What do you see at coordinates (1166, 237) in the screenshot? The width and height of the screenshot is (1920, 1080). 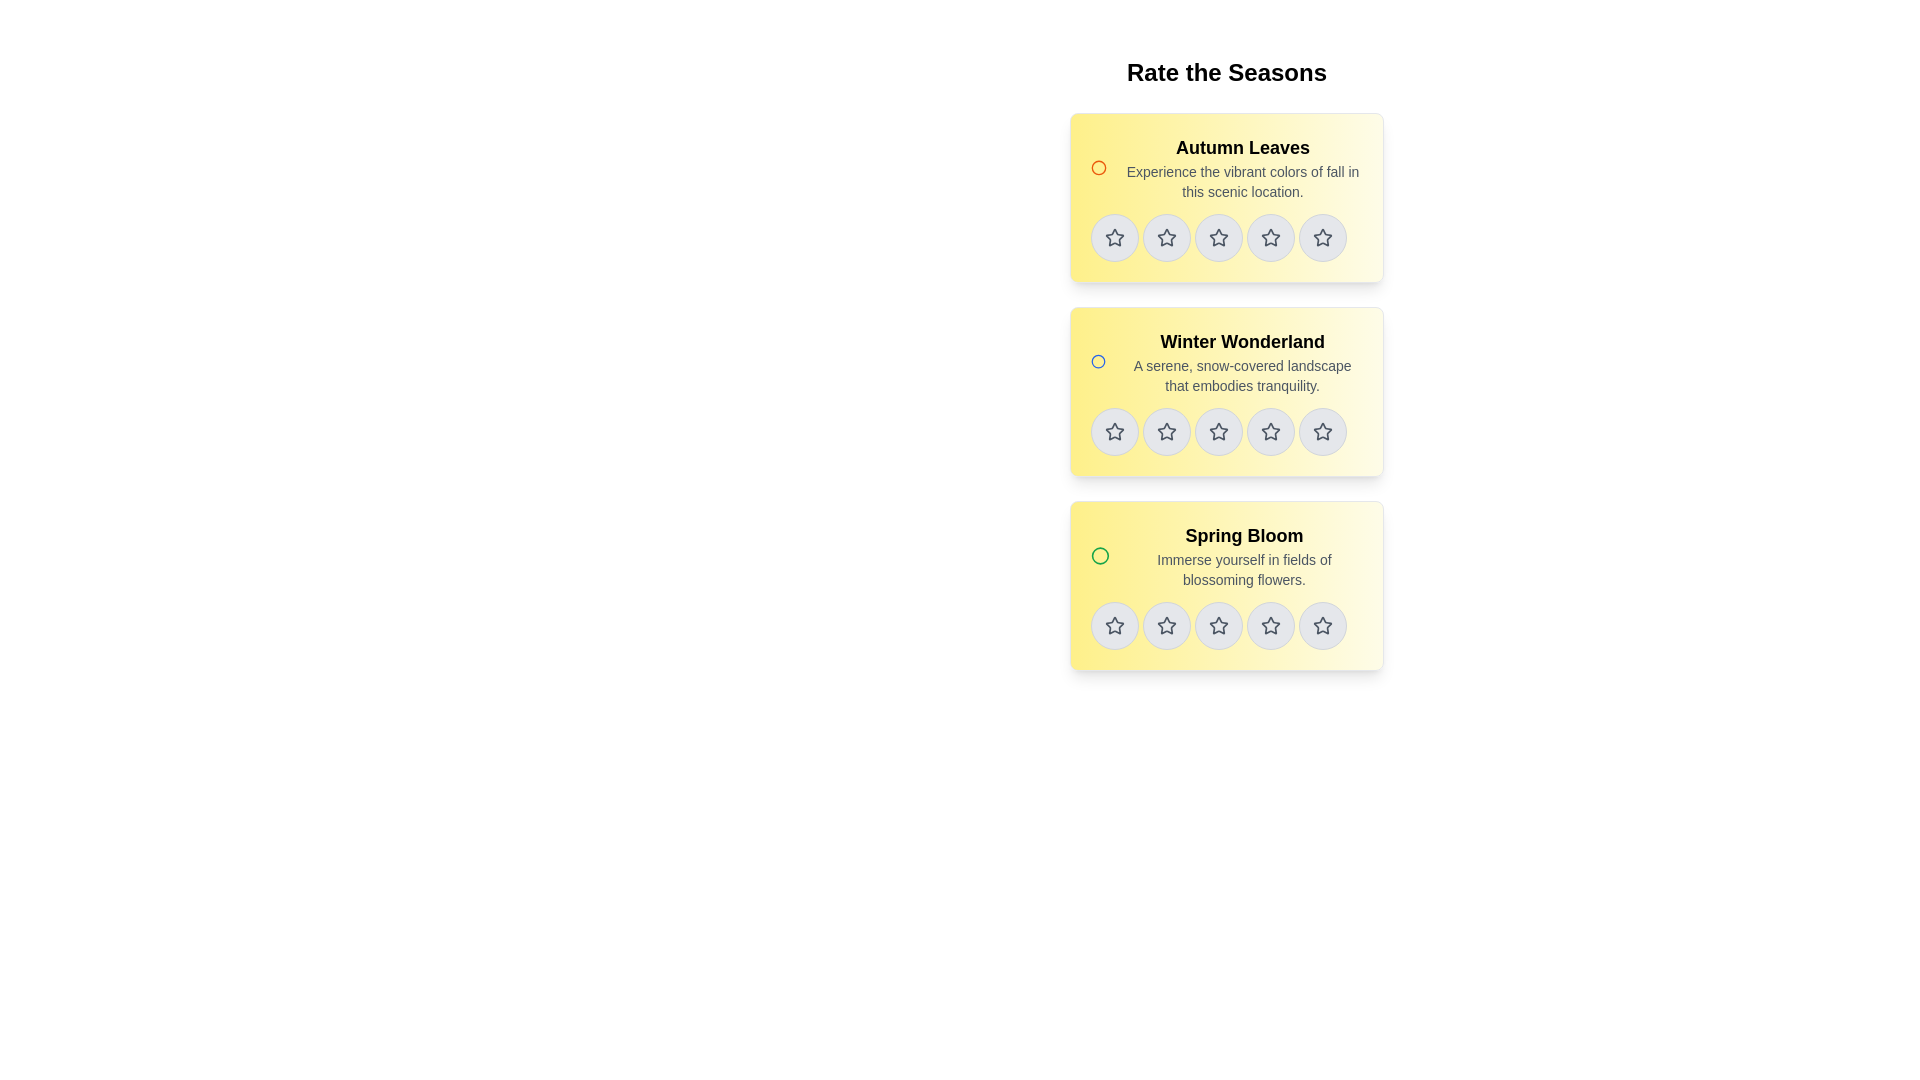 I see `the second star in the 5-star rating system for the 'Autumn Leaves' section to set a two-star rating` at bounding box center [1166, 237].